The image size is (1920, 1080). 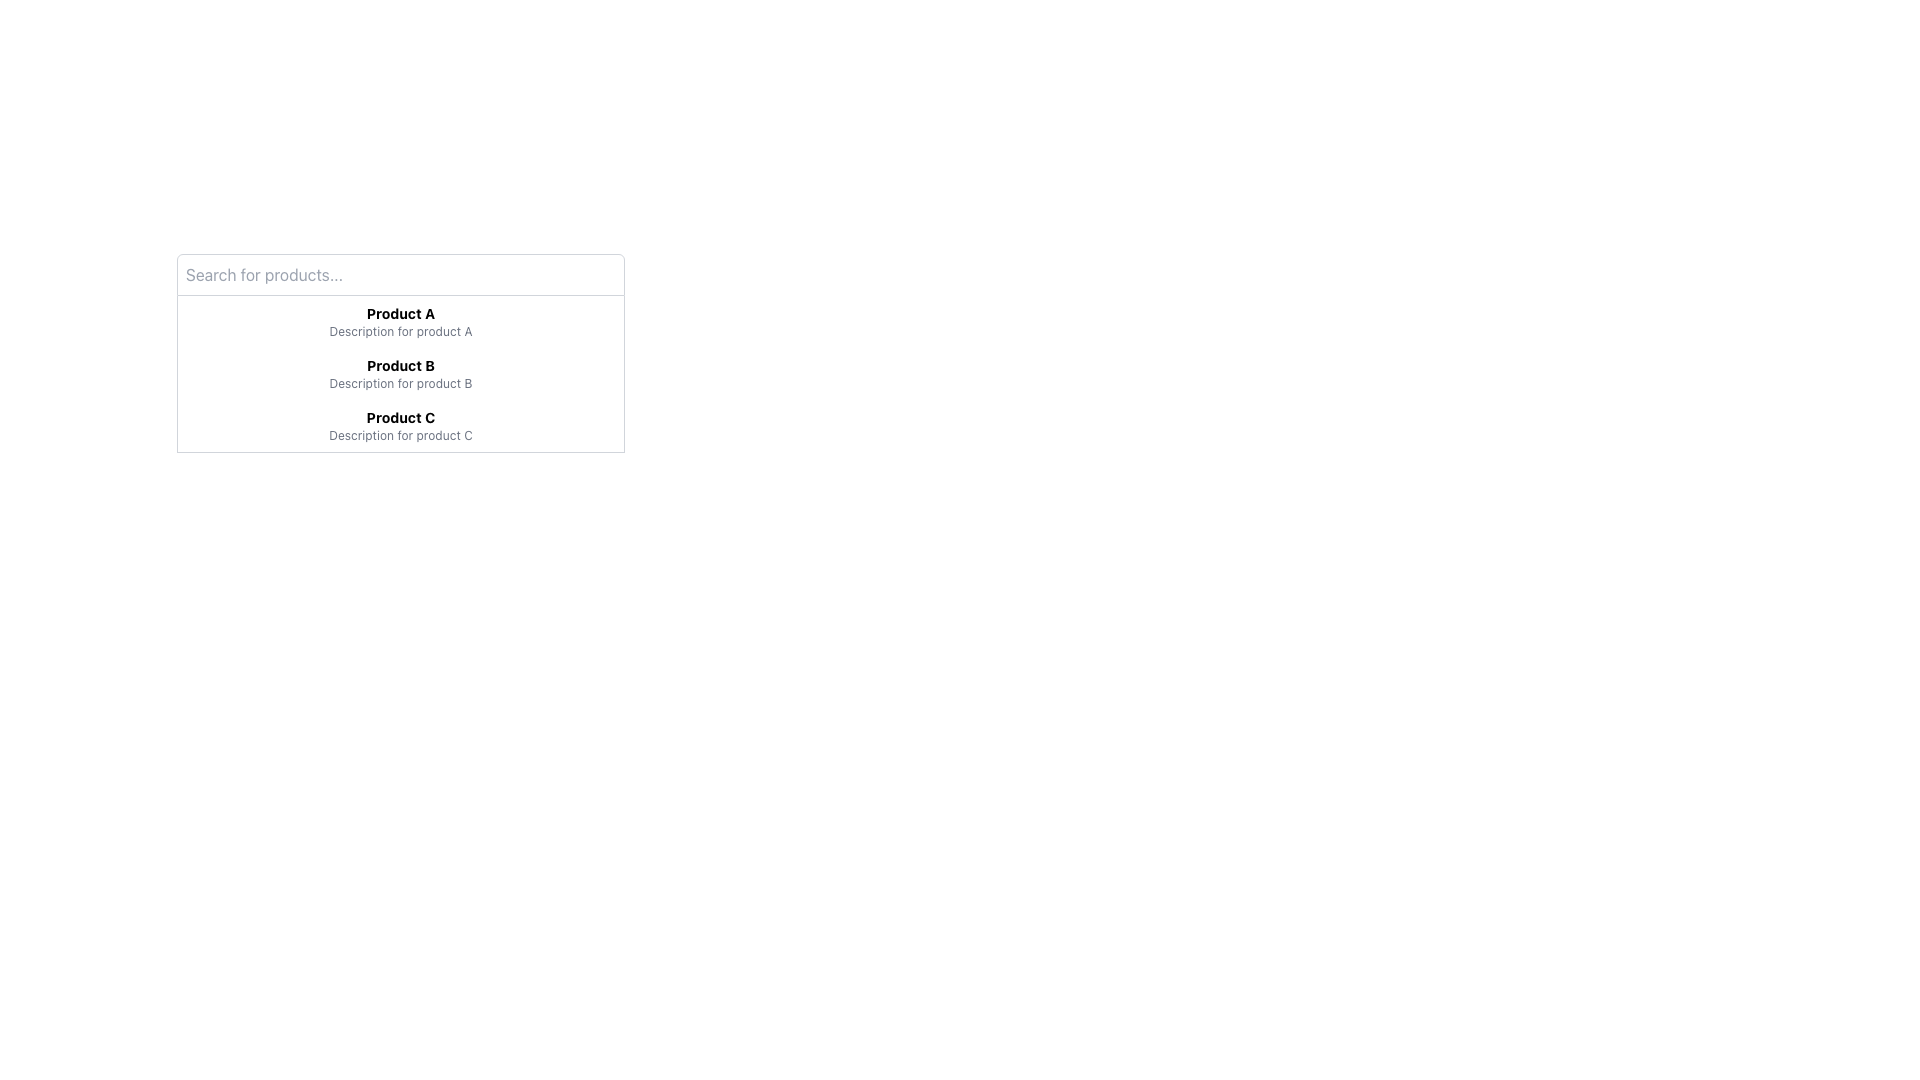 What do you see at coordinates (400, 434) in the screenshot?
I see `supplementary descriptive text for 'Product C' located in the third list item of a vertical list, positioned below the 'Product C' header` at bounding box center [400, 434].